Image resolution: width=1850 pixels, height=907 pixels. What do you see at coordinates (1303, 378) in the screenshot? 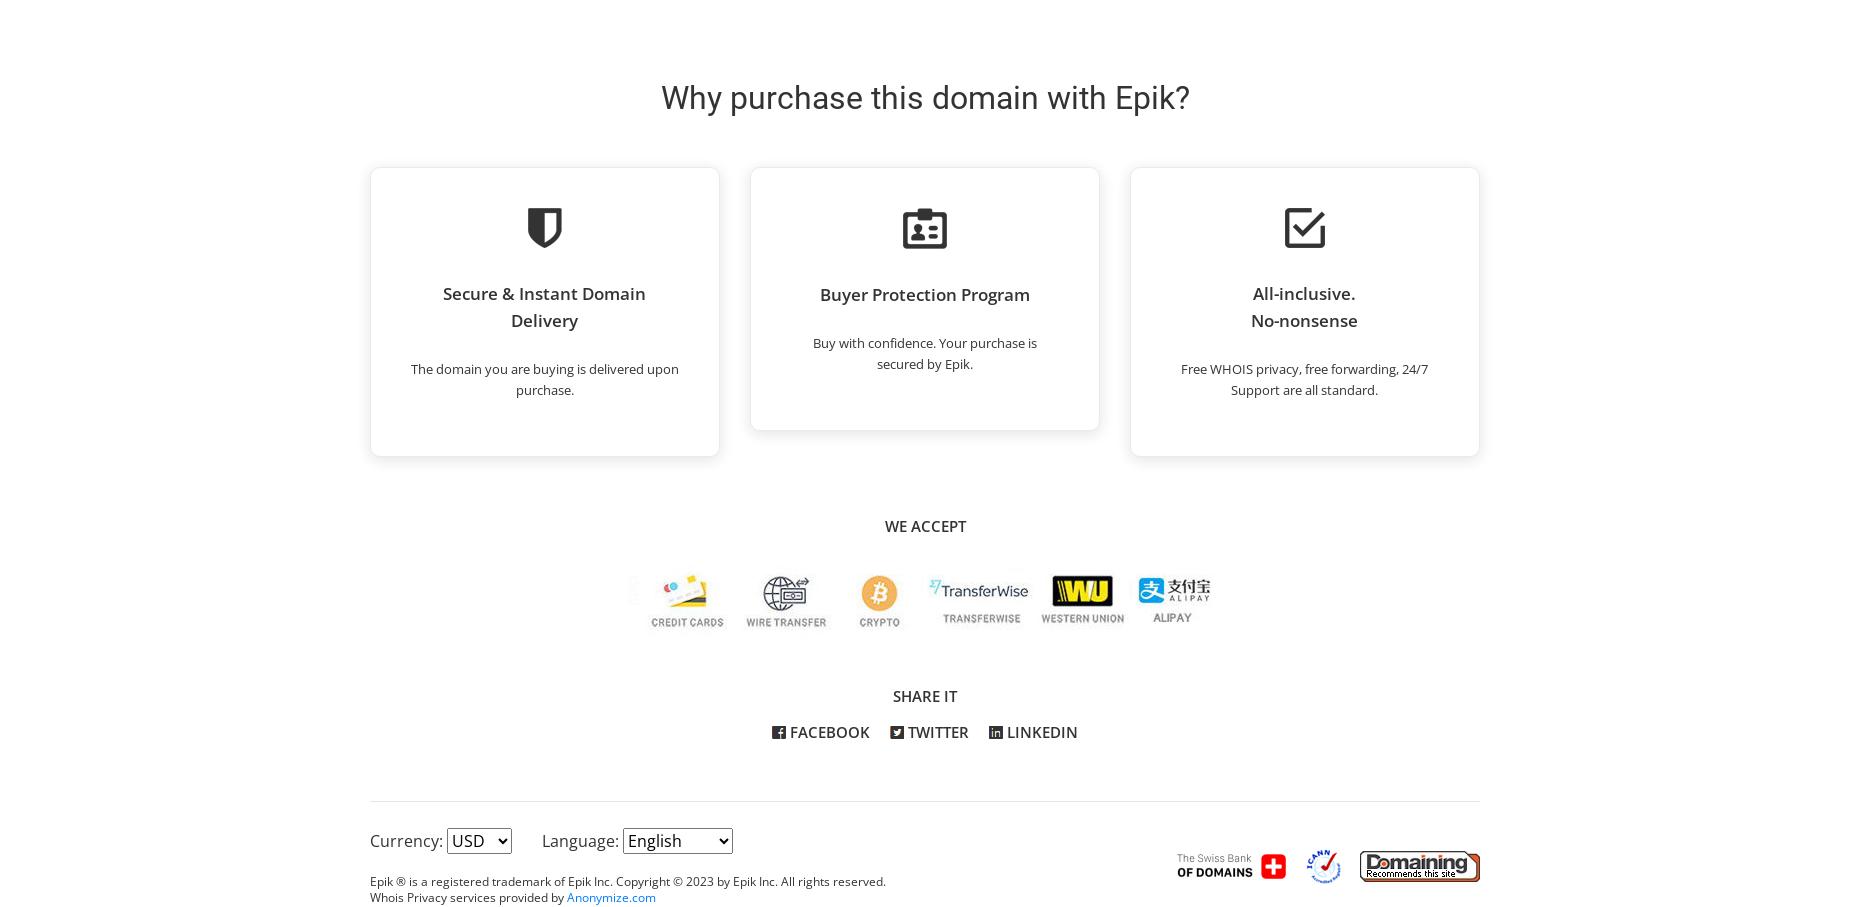
I see `'Free WHOIS privacy, free forwarding, 24/7 Support are all standard.'` at bounding box center [1303, 378].